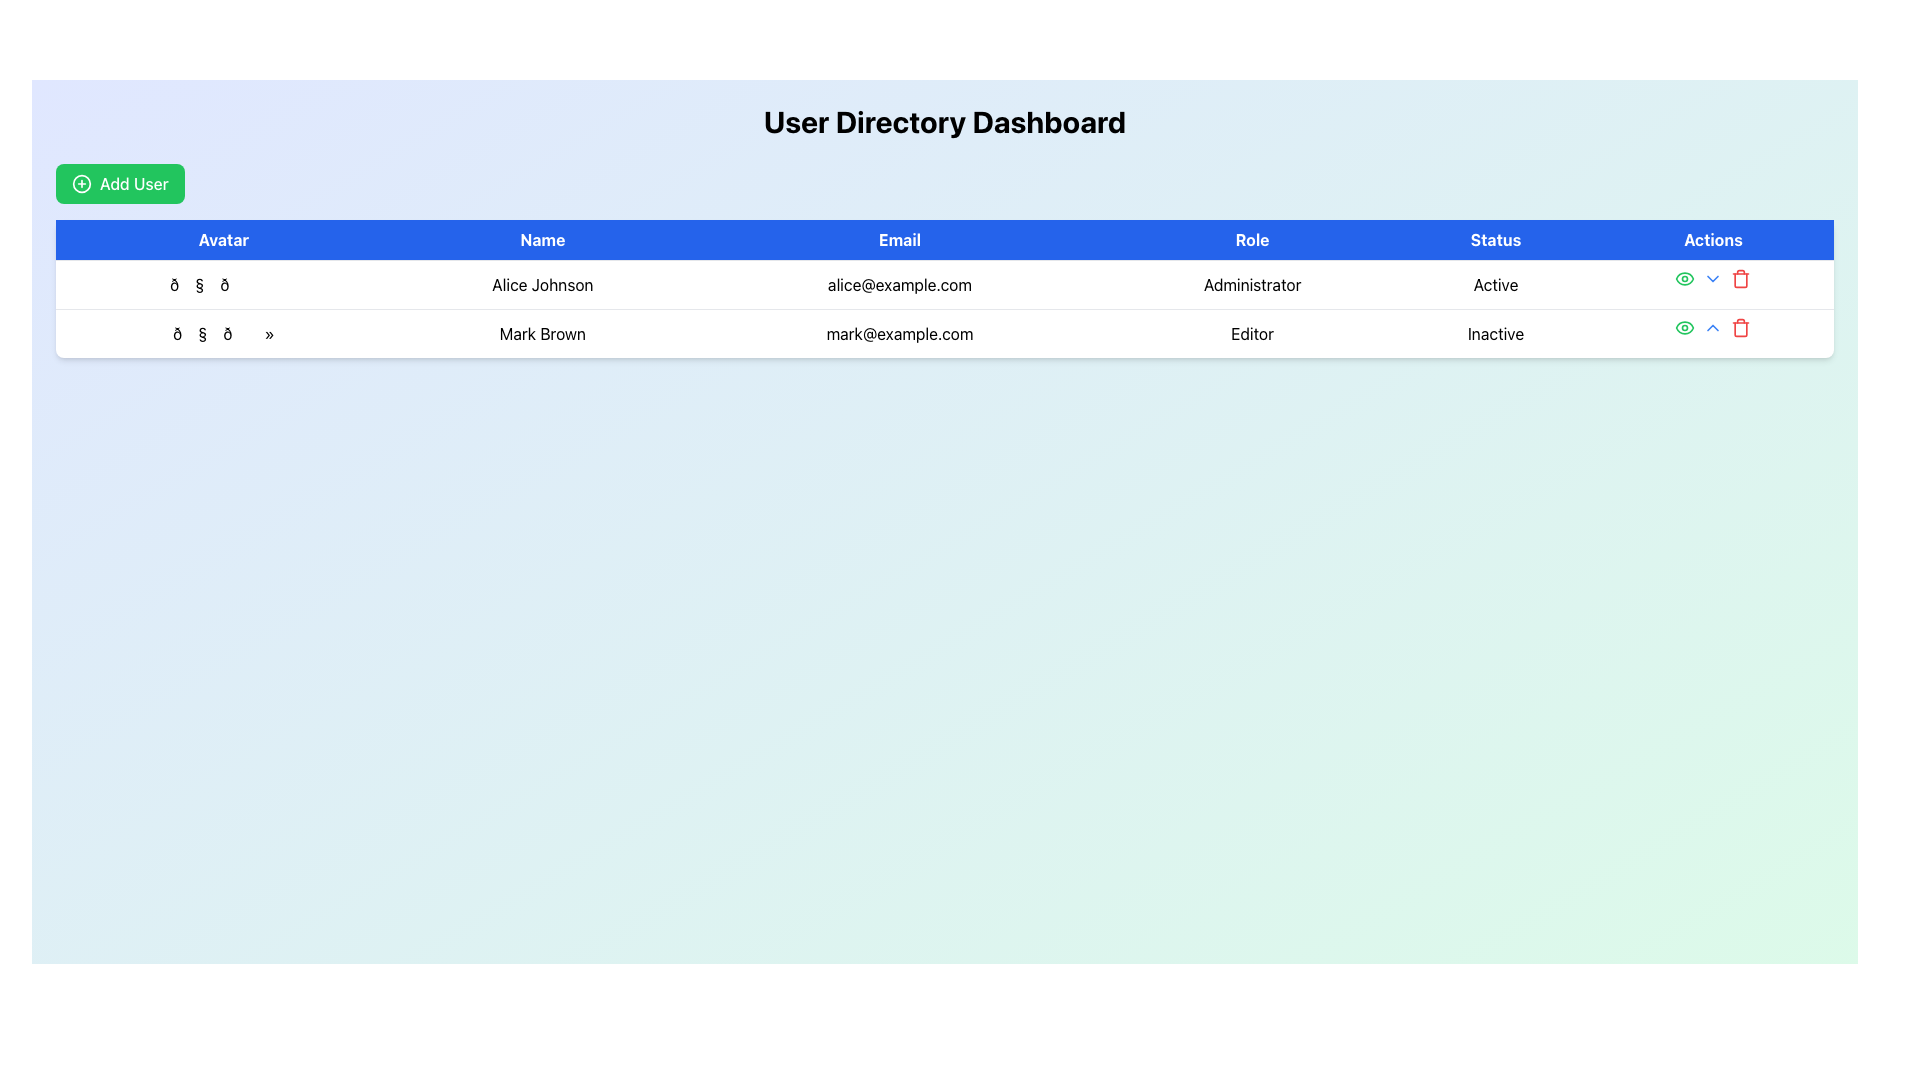 This screenshot has height=1080, width=1920. Describe the element at coordinates (119, 184) in the screenshot. I see `the green 'Add User' button with rounded corners` at that location.